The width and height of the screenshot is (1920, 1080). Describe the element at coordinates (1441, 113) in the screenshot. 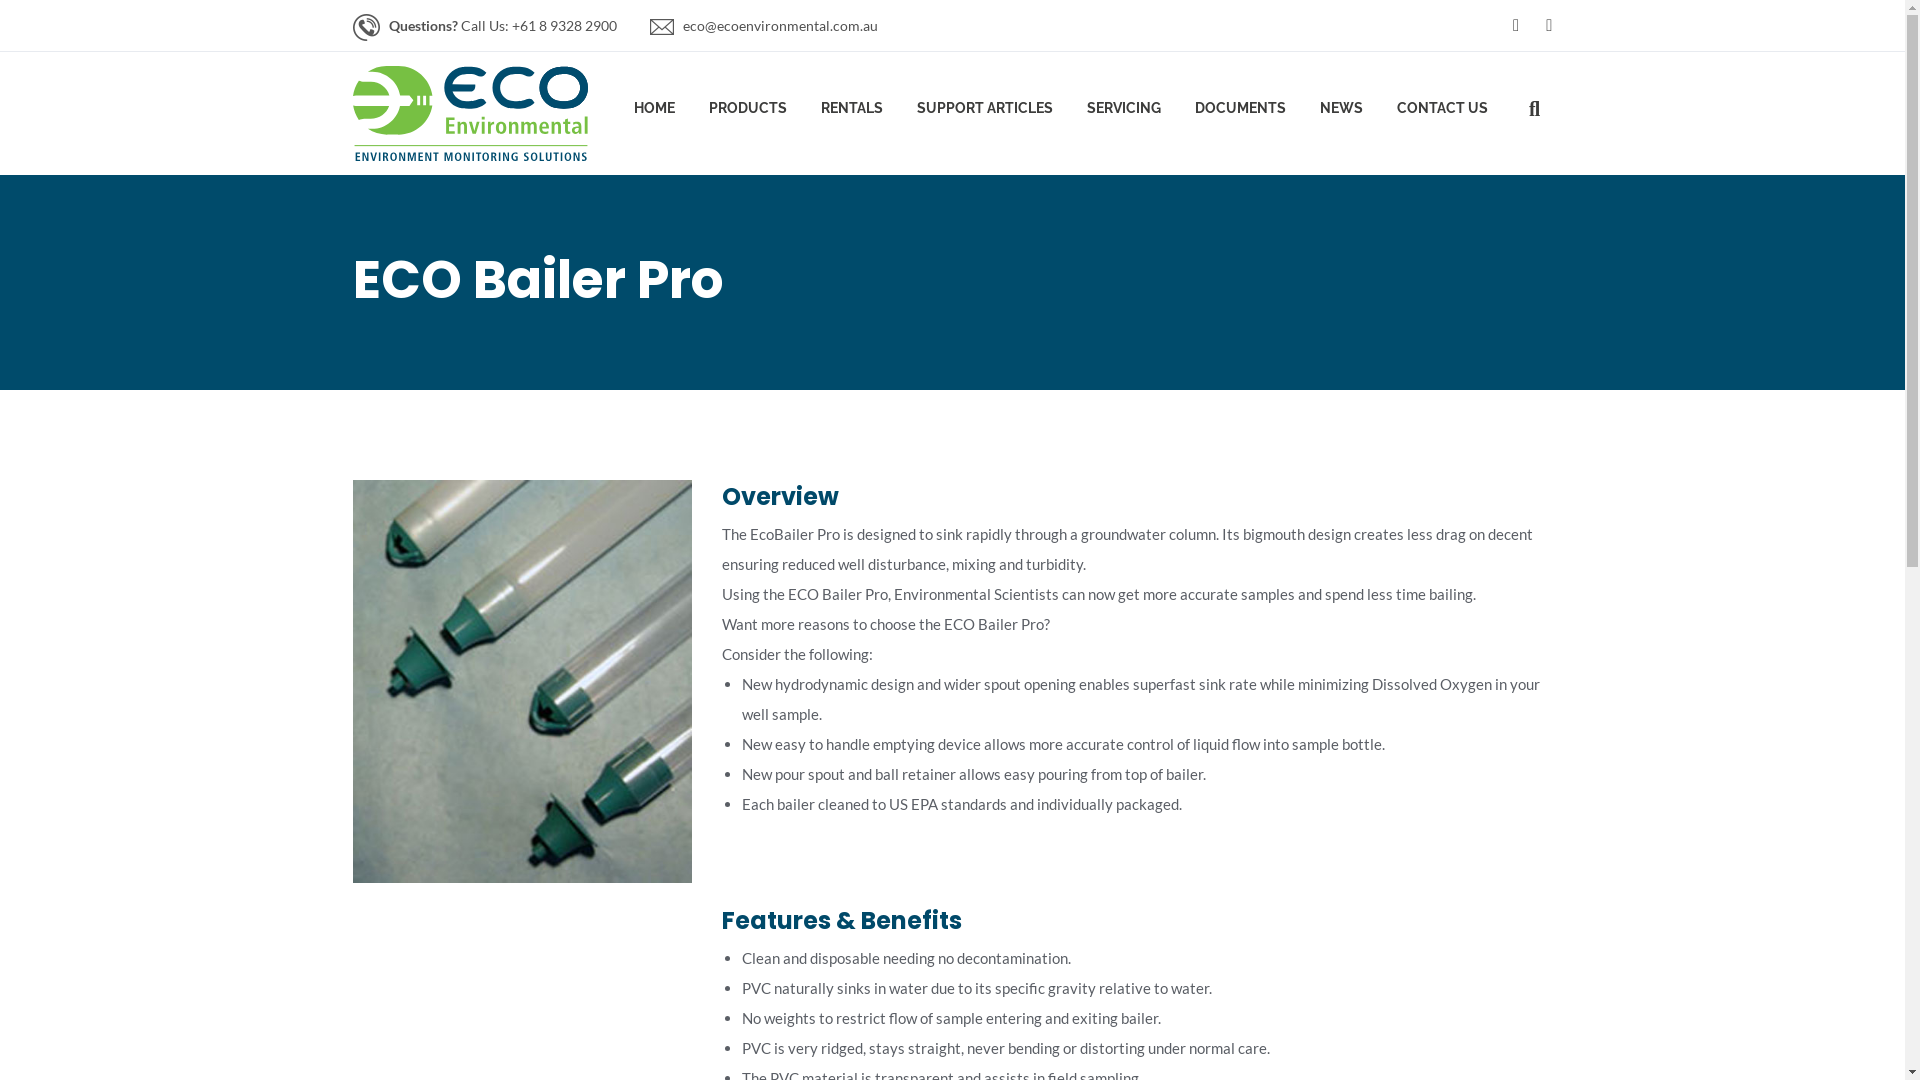

I see `'CONTACT US'` at that location.